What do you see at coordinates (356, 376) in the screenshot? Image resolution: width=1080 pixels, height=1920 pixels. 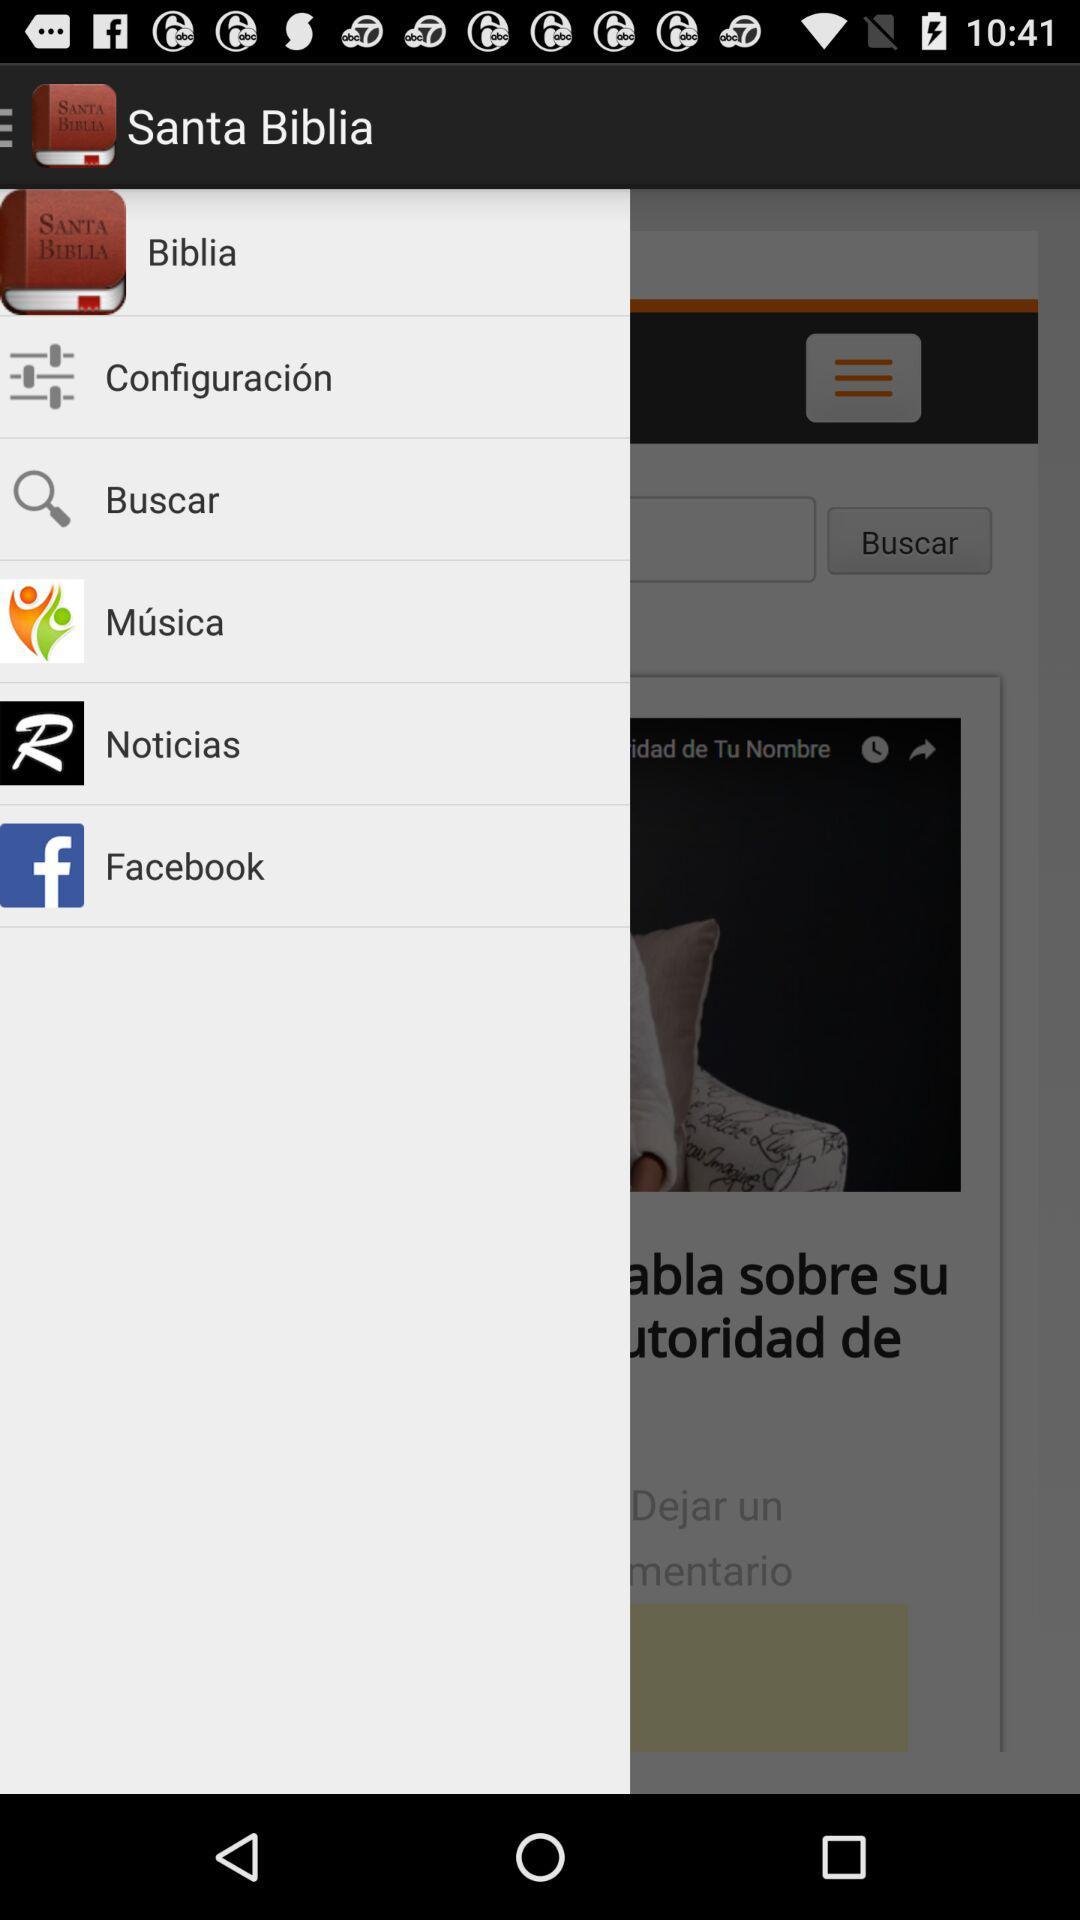 I see `the icon above buscar` at bounding box center [356, 376].